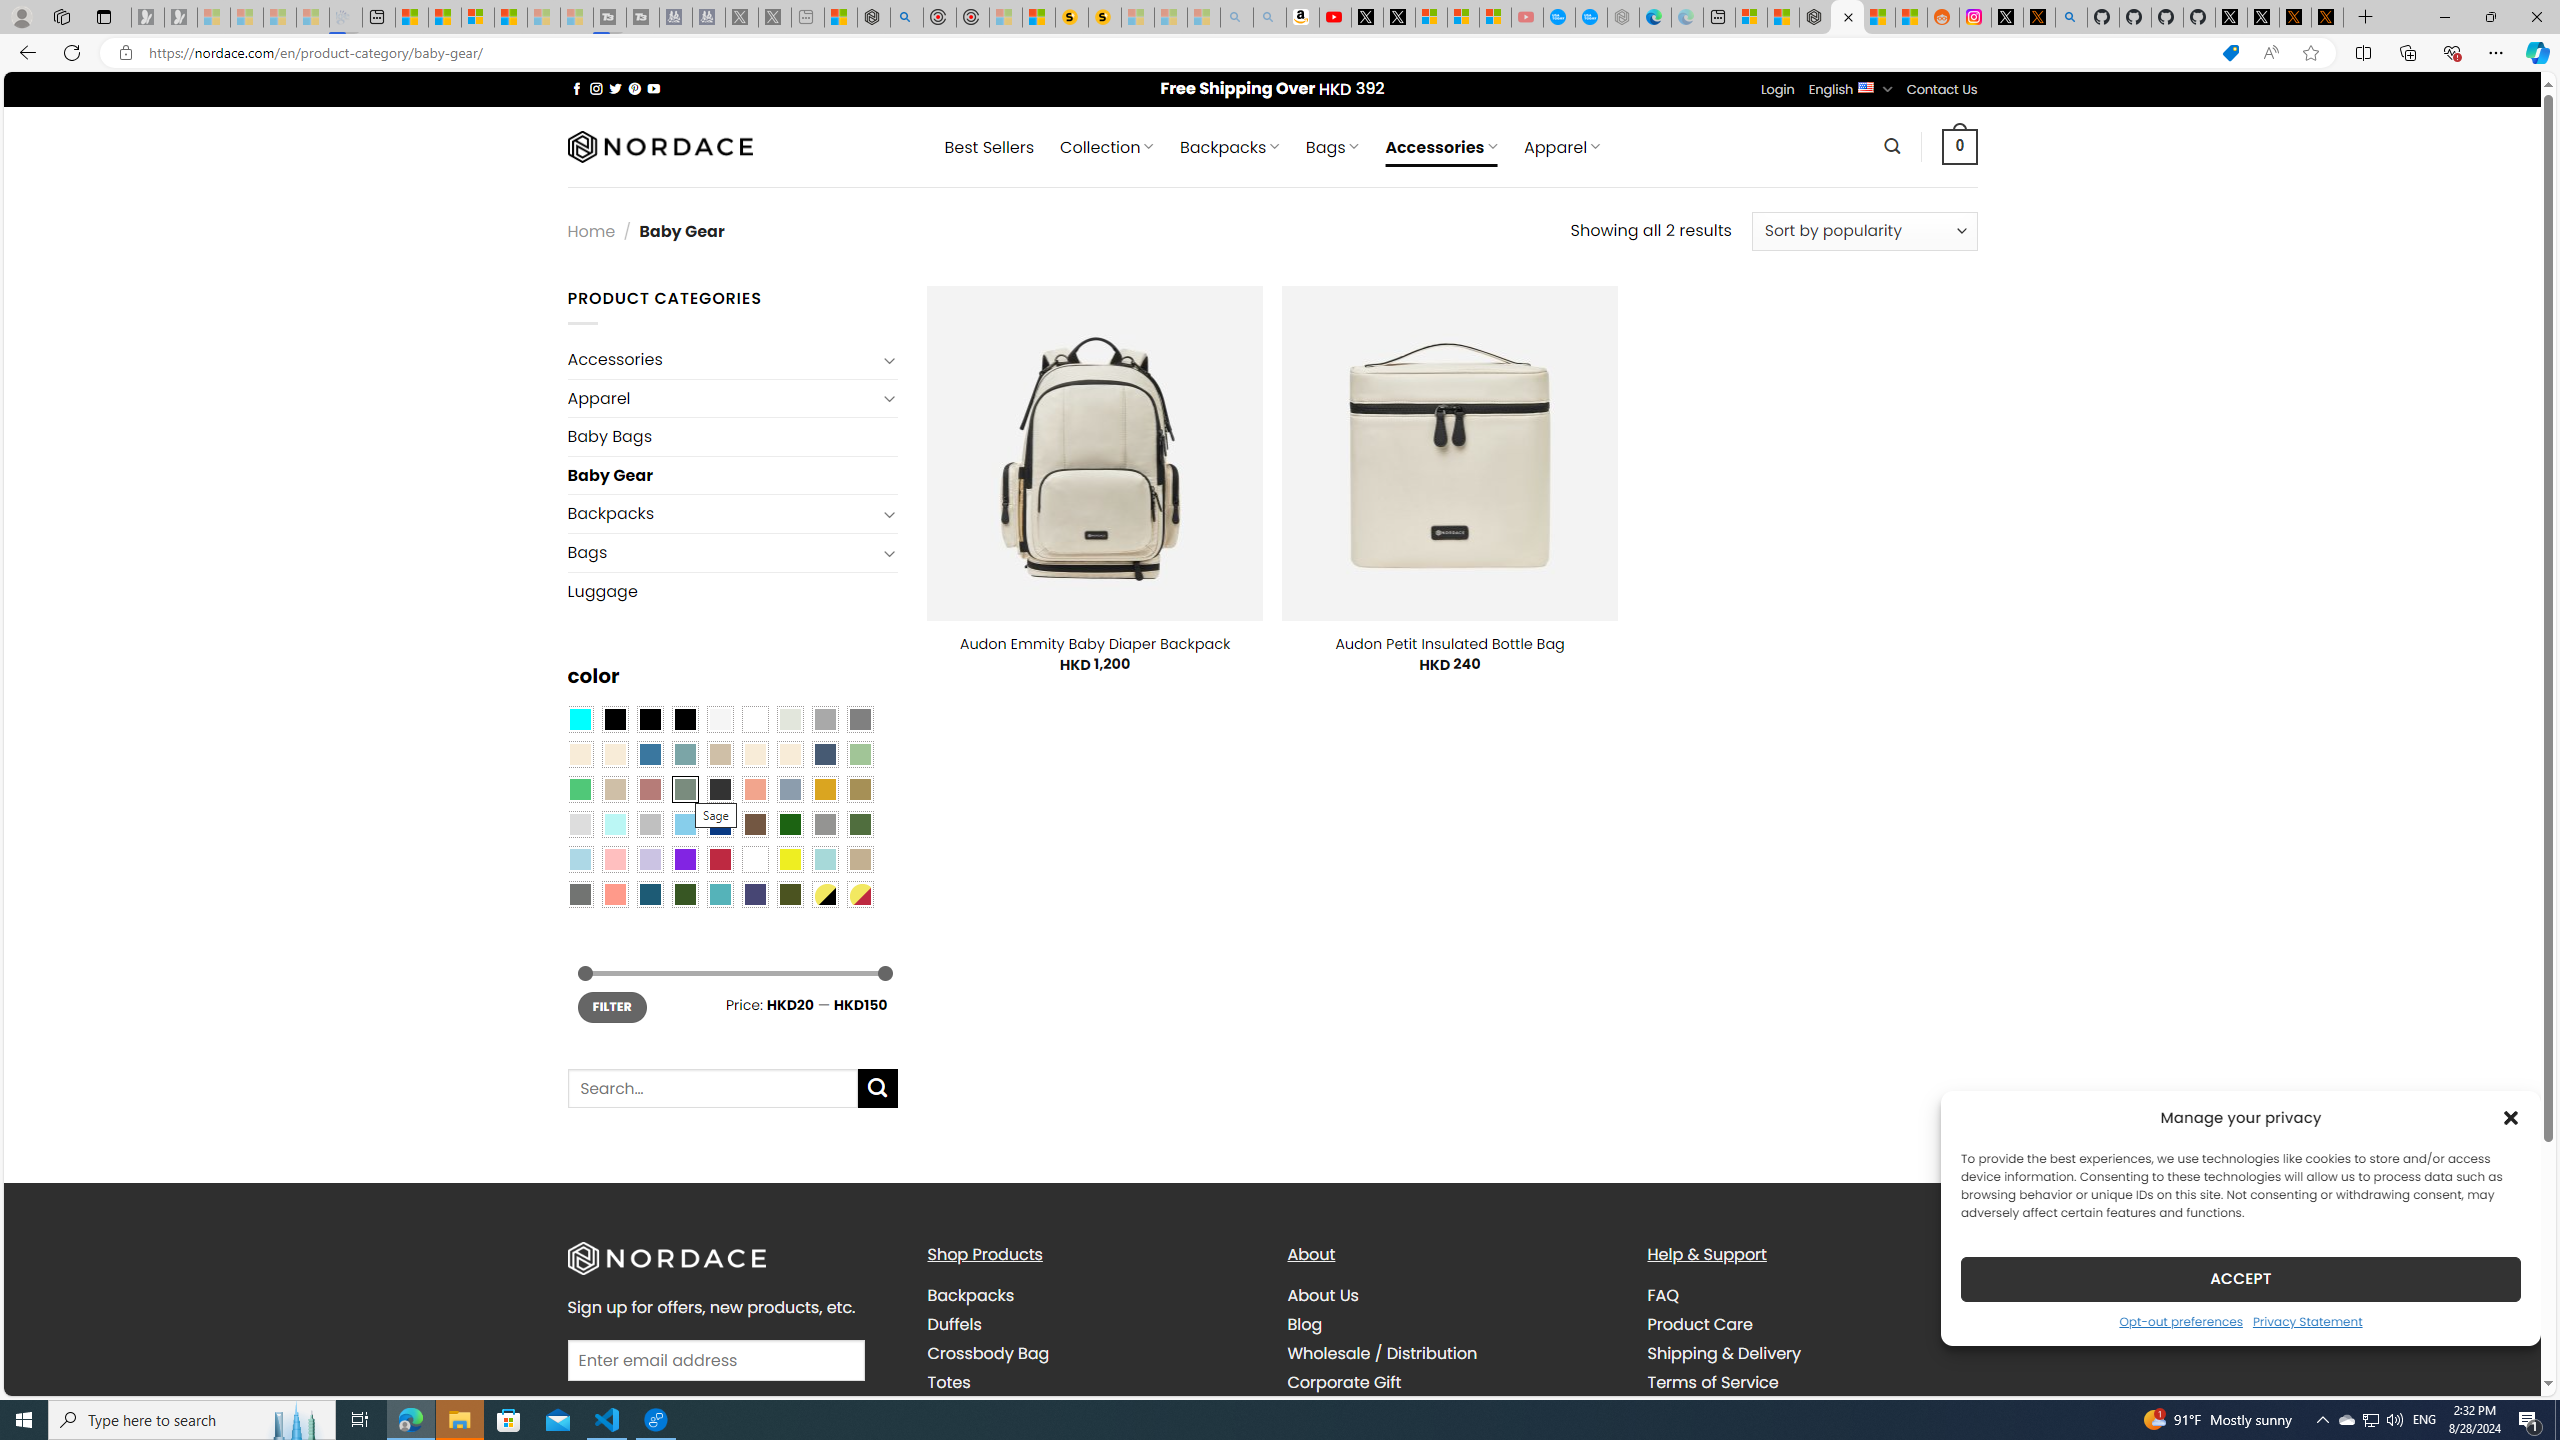 The height and width of the screenshot is (1440, 2560). Describe the element at coordinates (987, 1353) in the screenshot. I see `'Crossbody Bag'` at that location.